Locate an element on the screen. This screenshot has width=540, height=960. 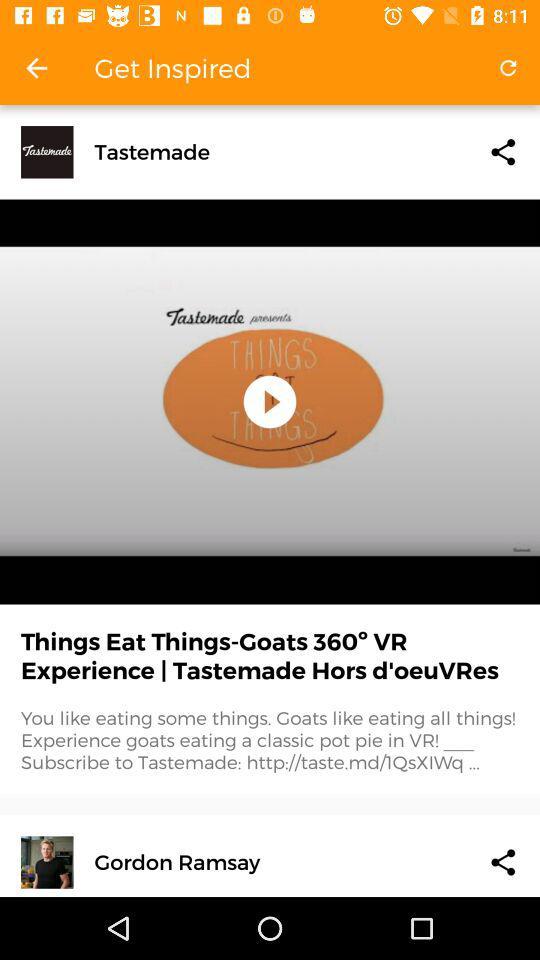
share the article is located at coordinates (502, 151).